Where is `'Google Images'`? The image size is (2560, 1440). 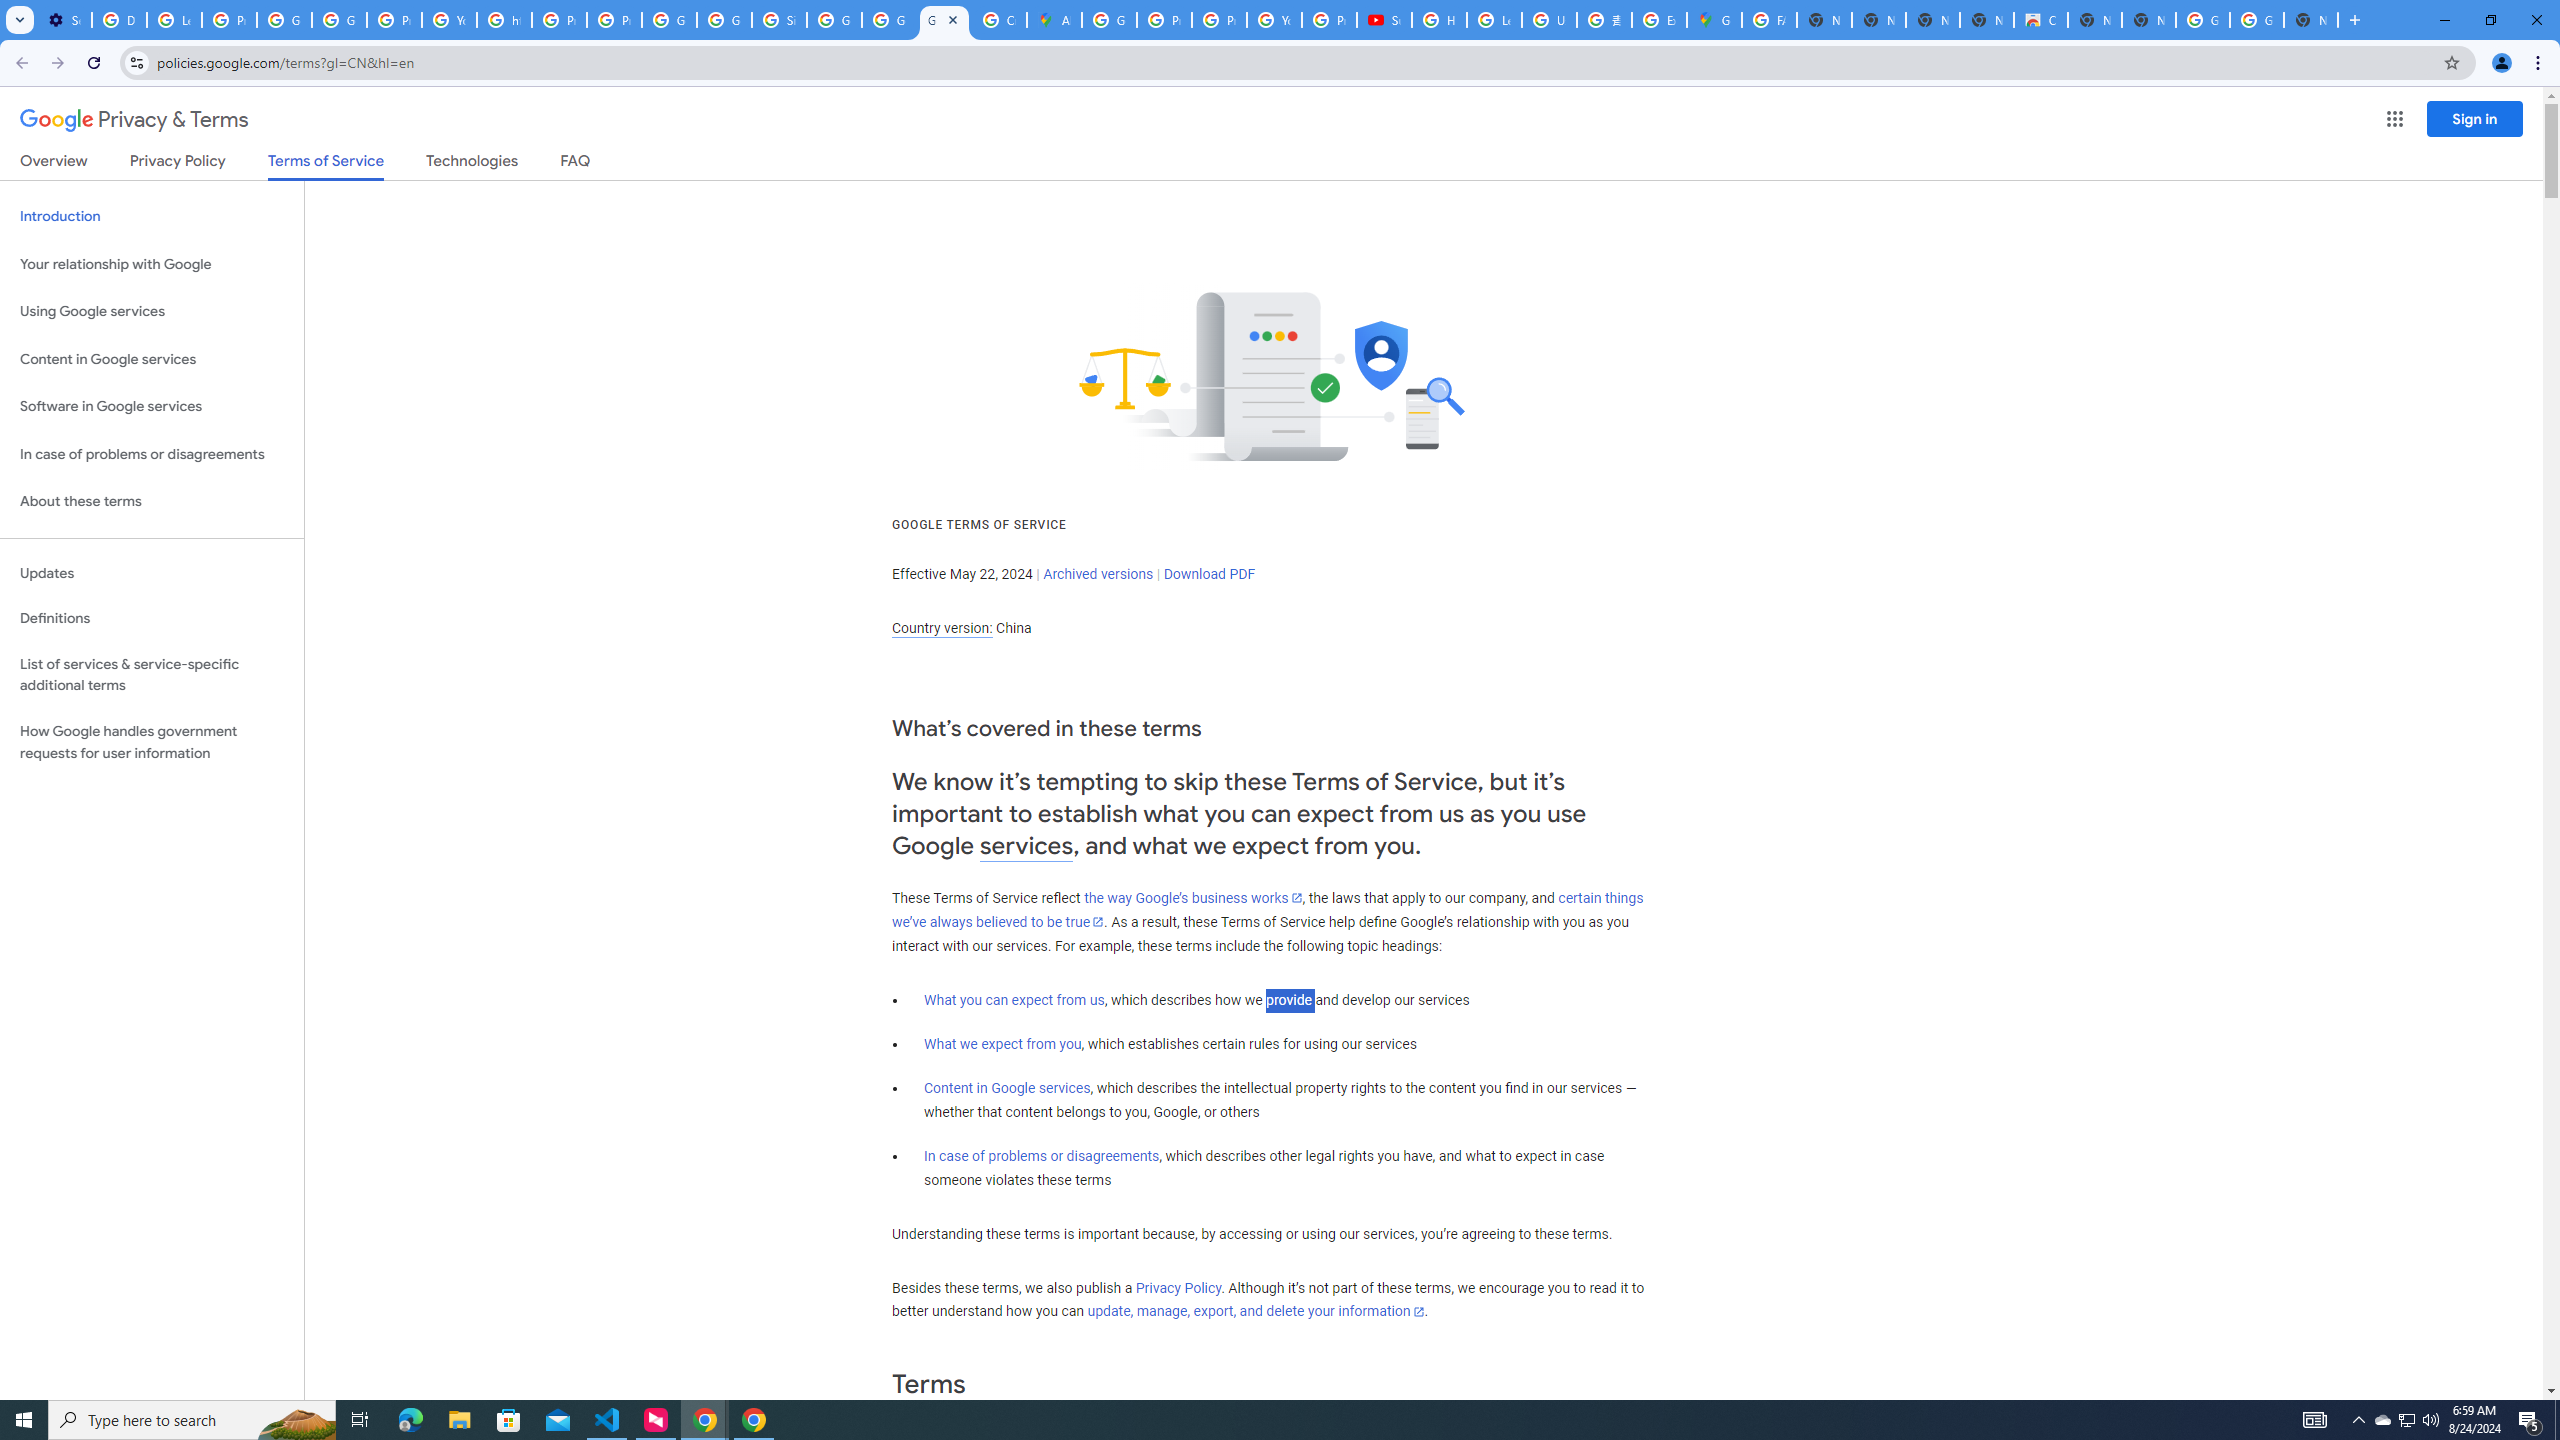 'Google Images' is located at coordinates (2201, 19).